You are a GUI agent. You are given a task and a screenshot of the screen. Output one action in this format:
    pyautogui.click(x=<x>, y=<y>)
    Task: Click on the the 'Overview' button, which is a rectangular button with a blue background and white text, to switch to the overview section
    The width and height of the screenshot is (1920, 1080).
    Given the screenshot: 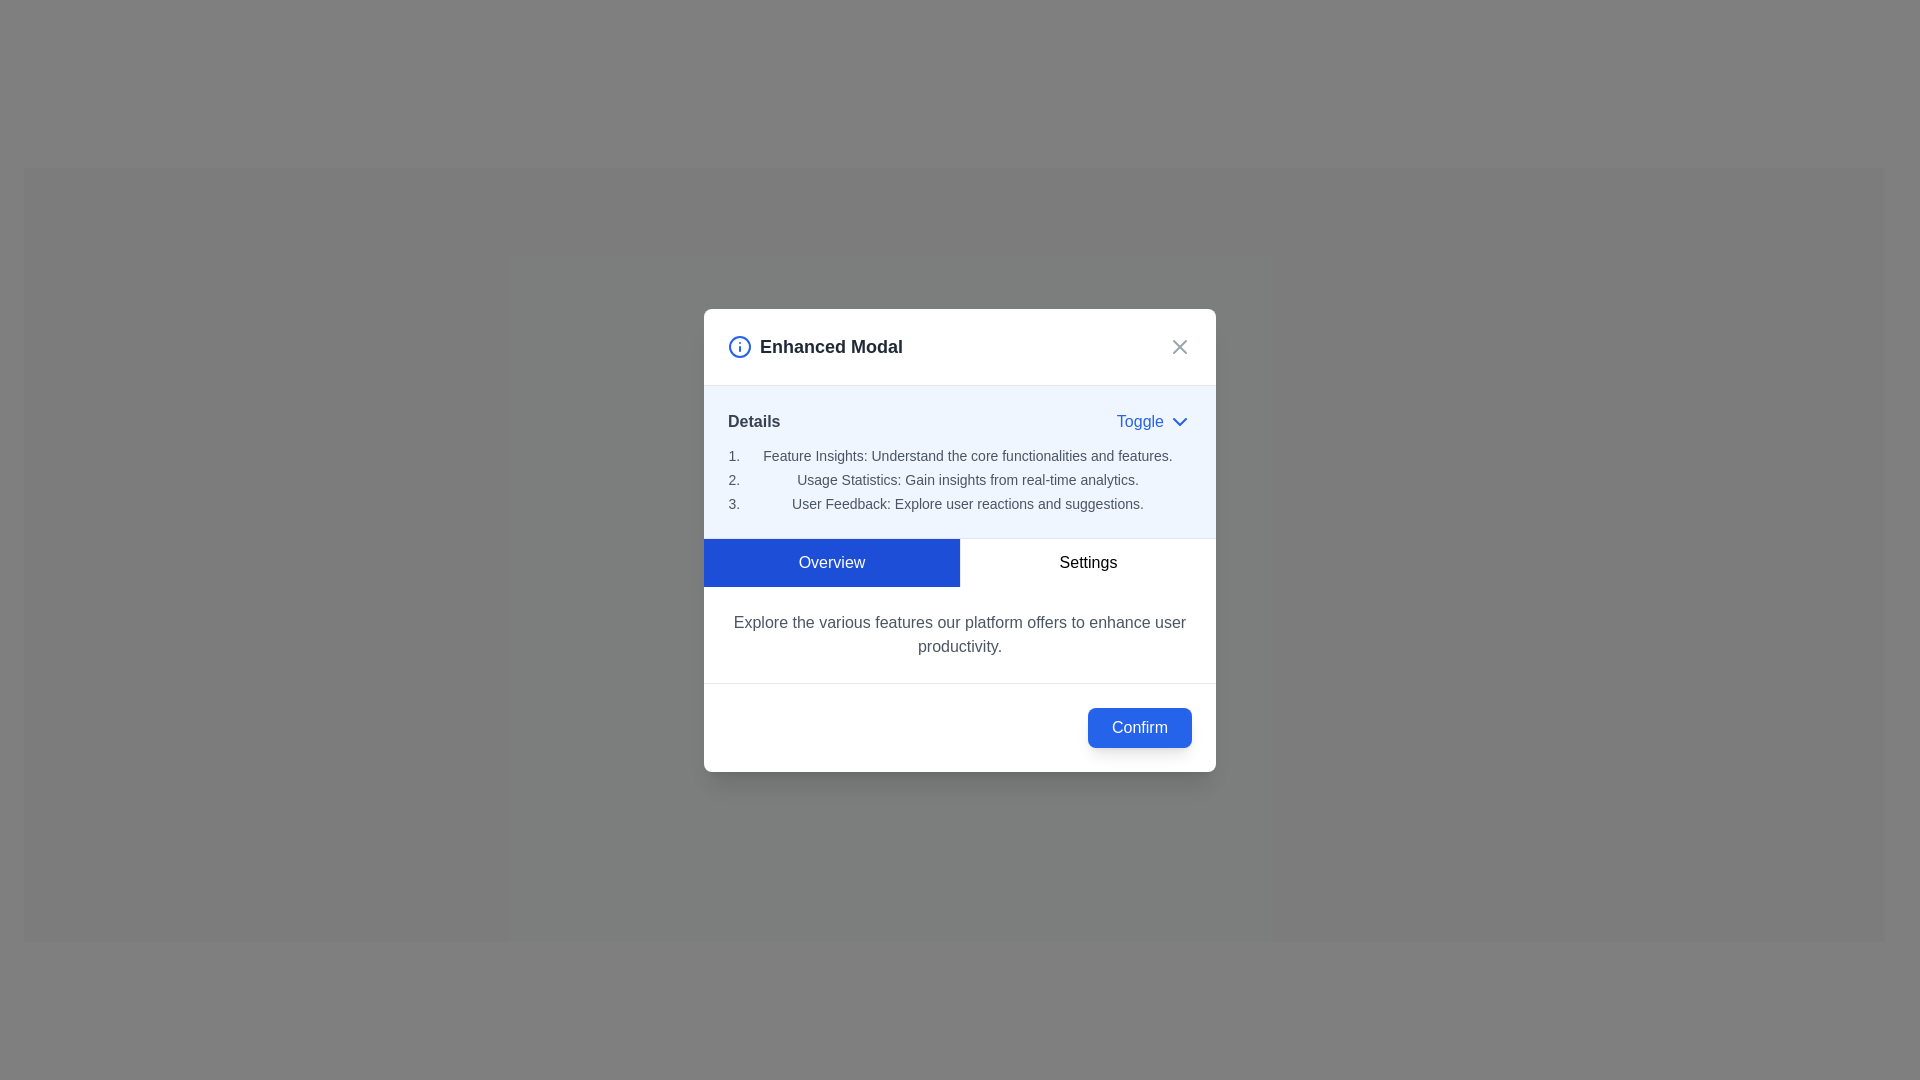 What is the action you would take?
    pyautogui.click(x=831, y=562)
    